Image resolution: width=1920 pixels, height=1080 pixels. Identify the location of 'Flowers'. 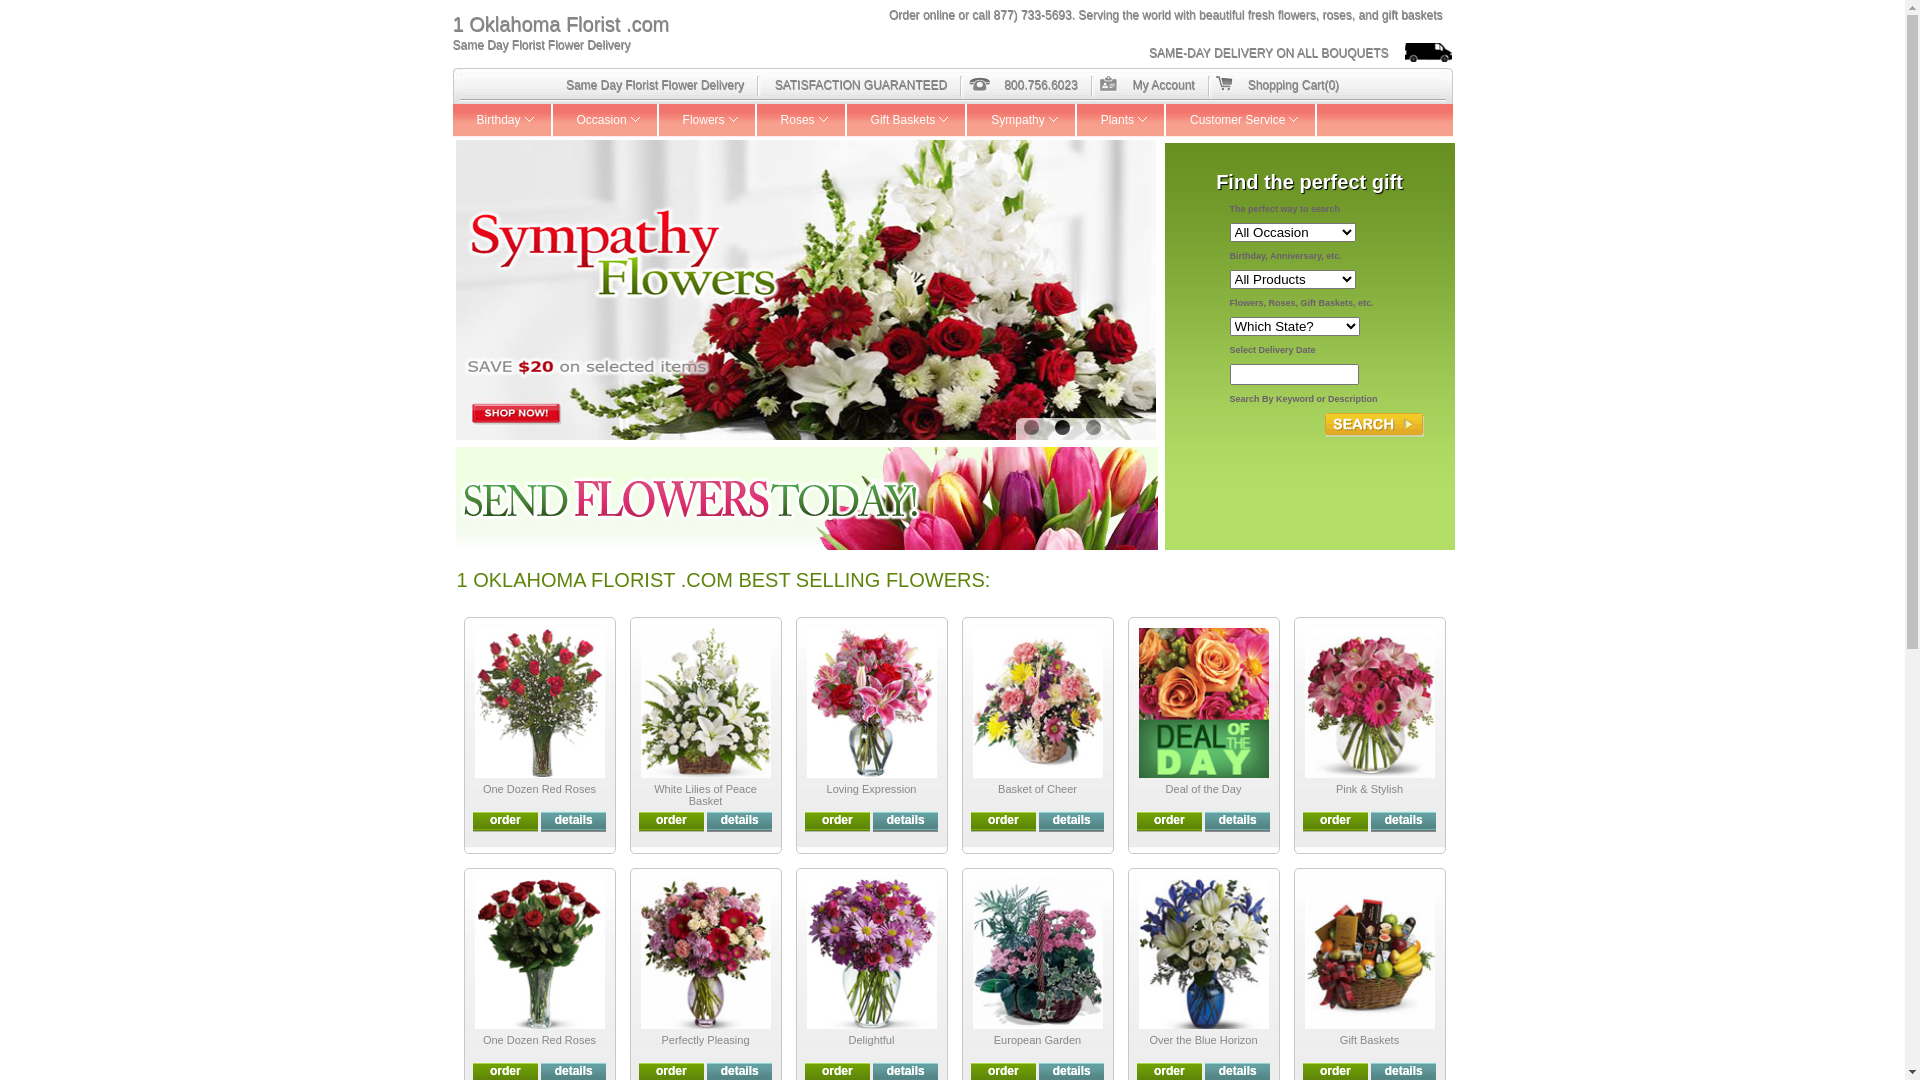
(708, 119).